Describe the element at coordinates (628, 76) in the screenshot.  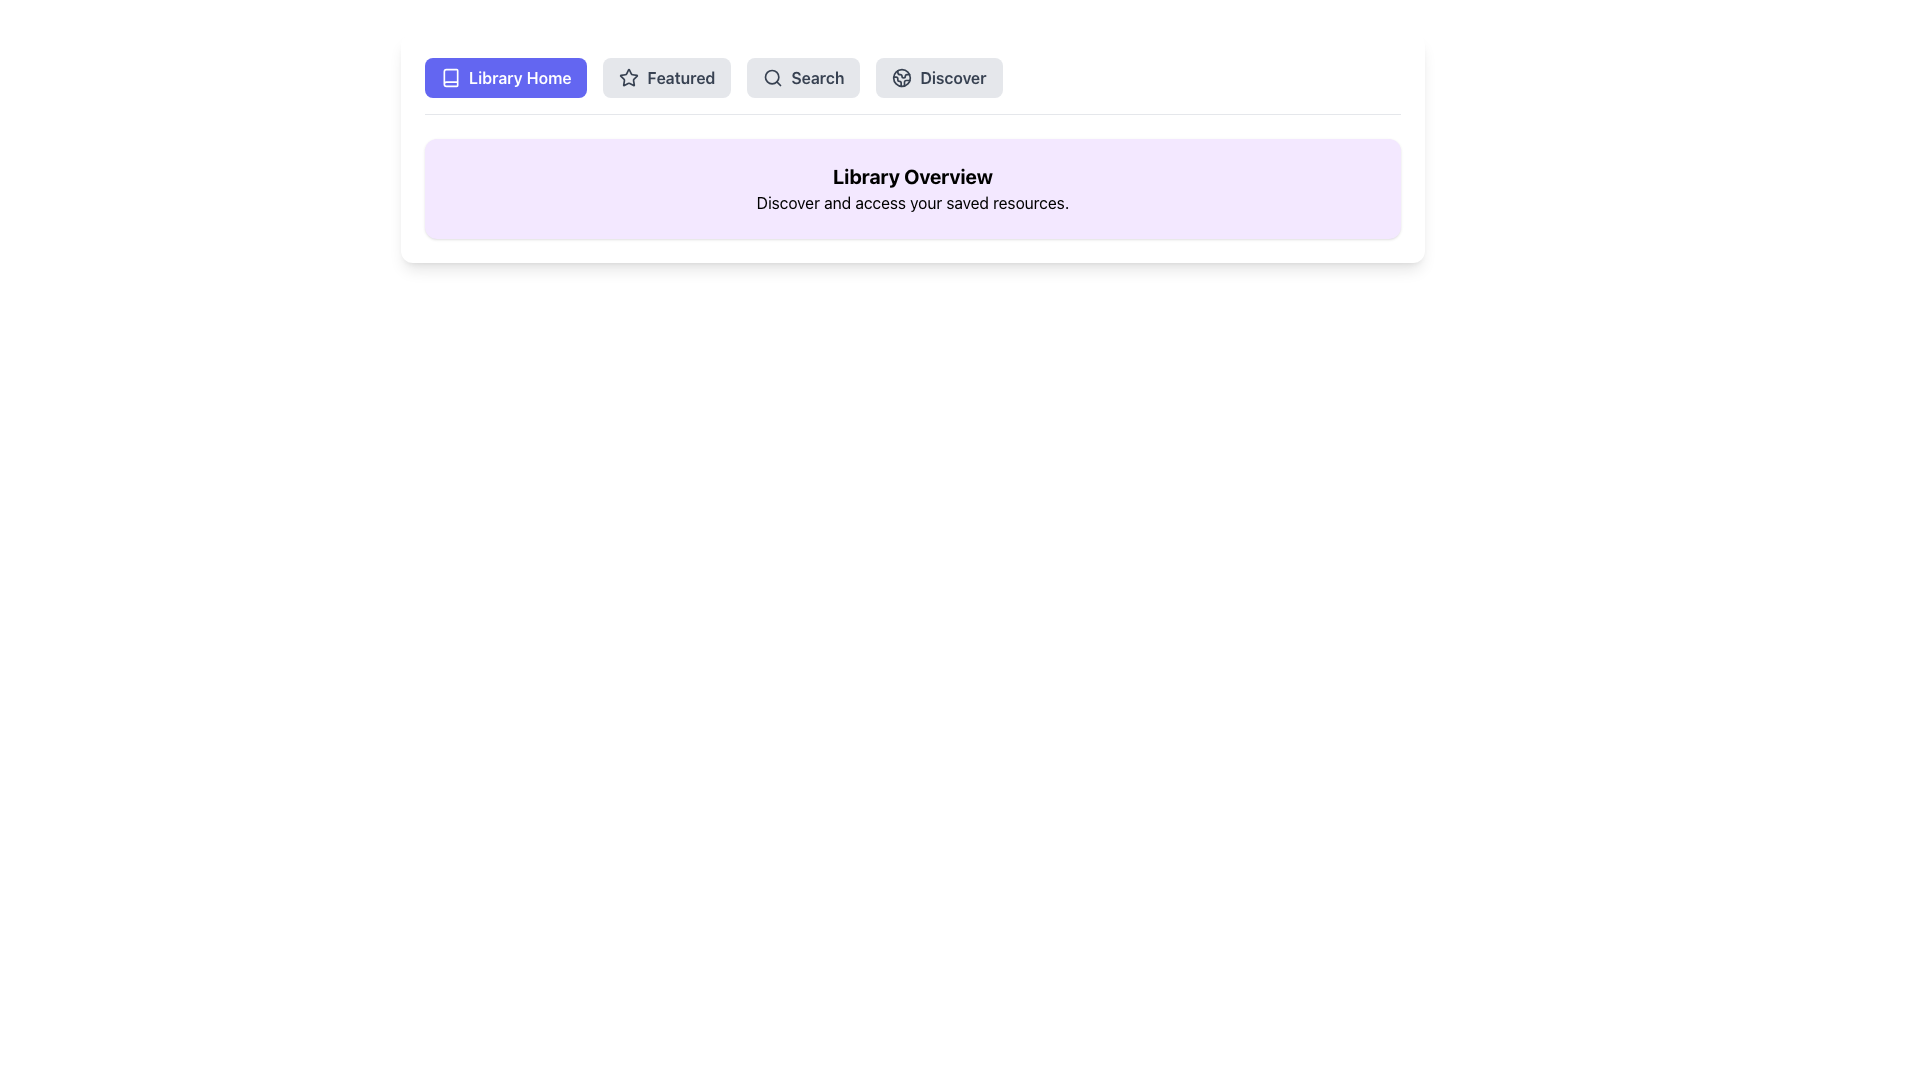
I see `the featured or favorite icon located in the top navigation bar, positioned second from the left, next to the Library Home and Search icons` at that location.